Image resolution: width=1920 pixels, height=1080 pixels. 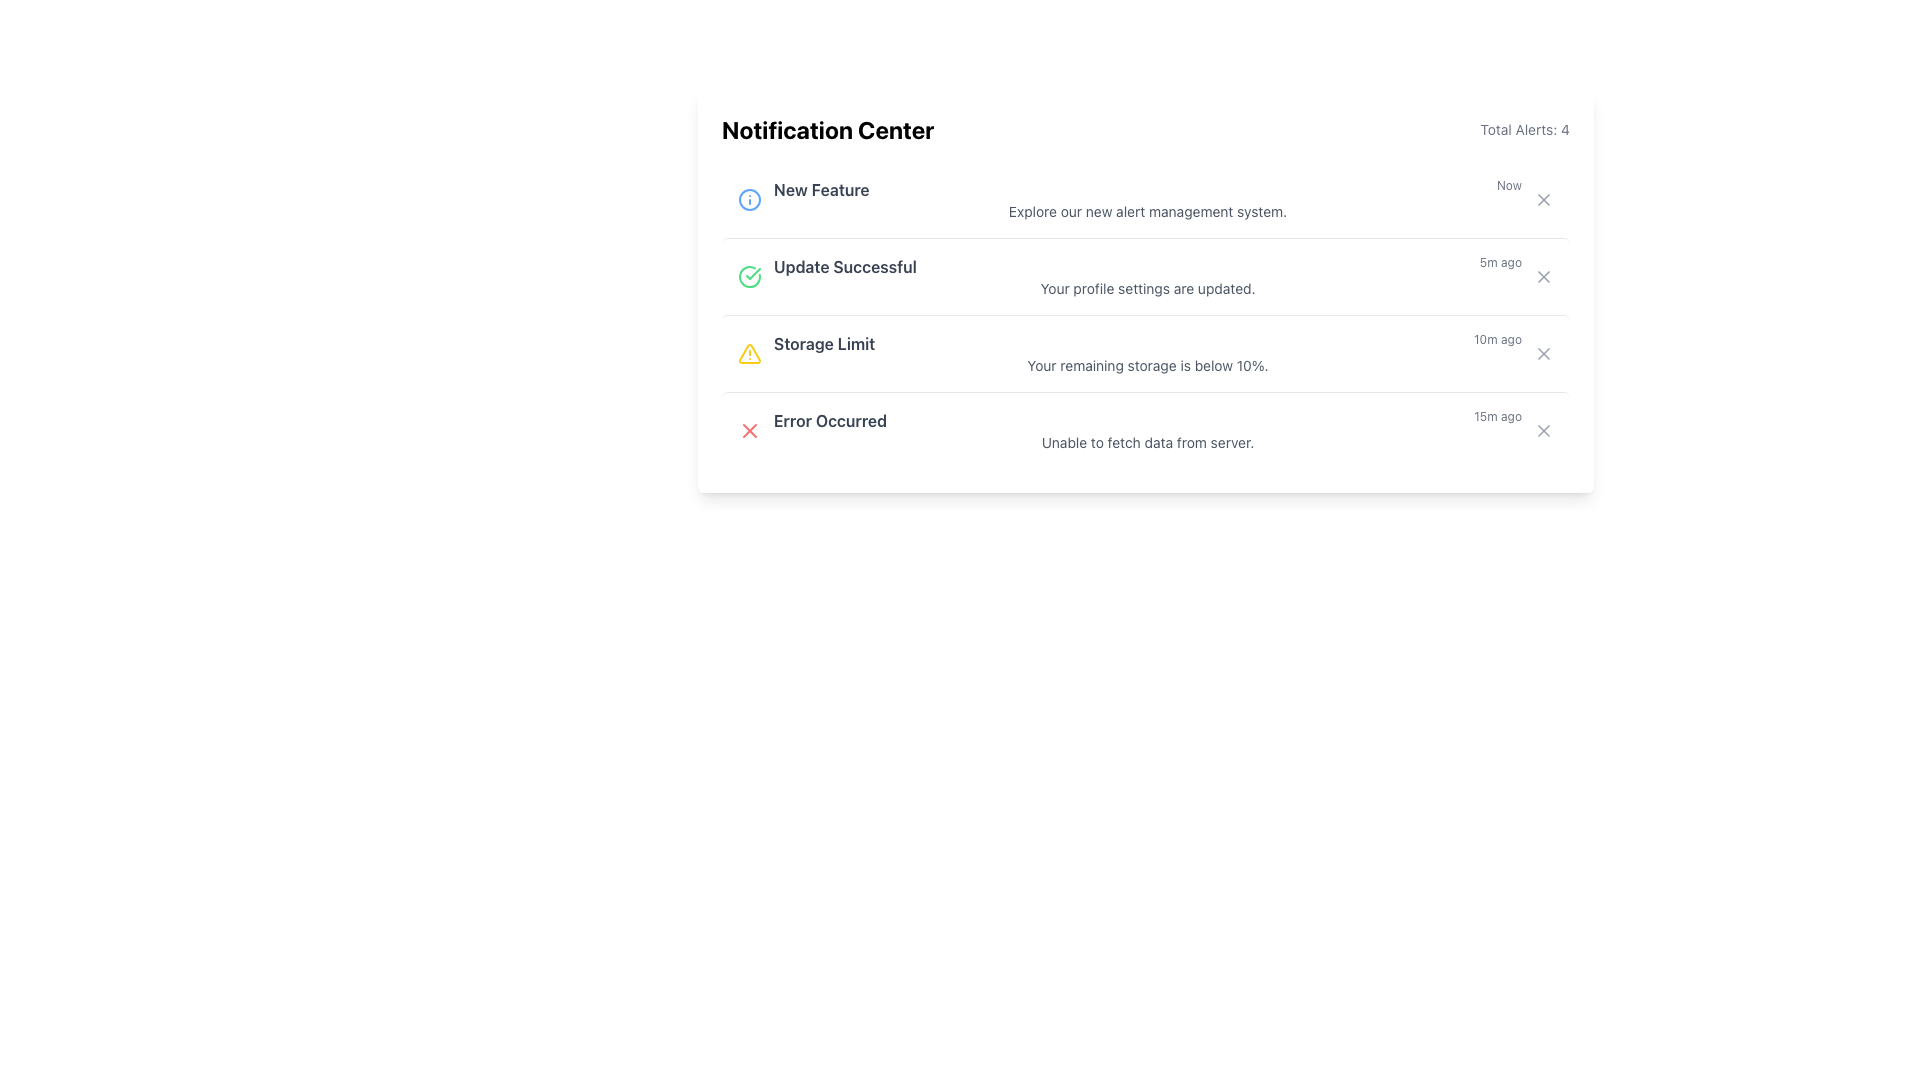 What do you see at coordinates (748, 353) in the screenshot?
I see `the warning icon located immediately to the left of the 'Storage Limit' text in the third notification item of the Notification Center` at bounding box center [748, 353].